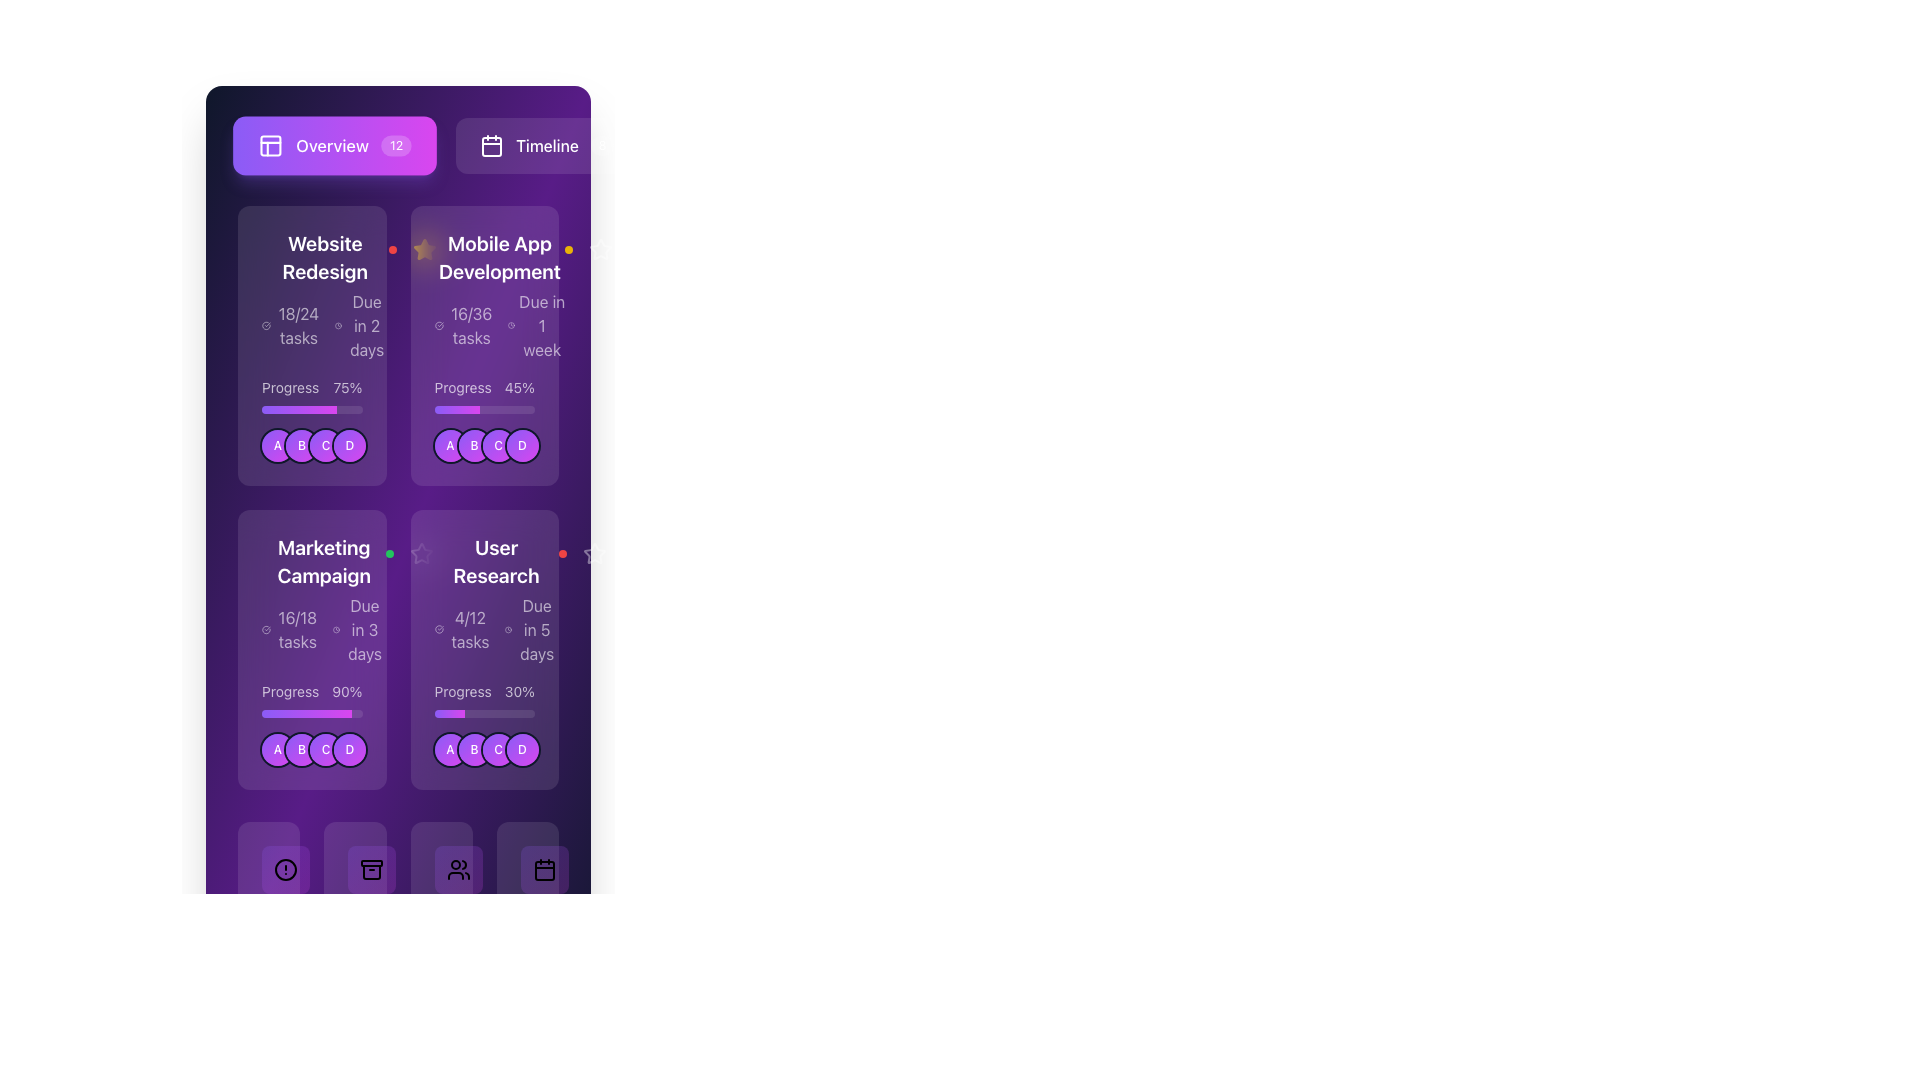 The width and height of the screenshot is (1920, 1080). I want to click on the button that allows users to mark or favorite the associated task, located between a small green dot indicator and a vertical ellipsis icon, so click(421, 554).